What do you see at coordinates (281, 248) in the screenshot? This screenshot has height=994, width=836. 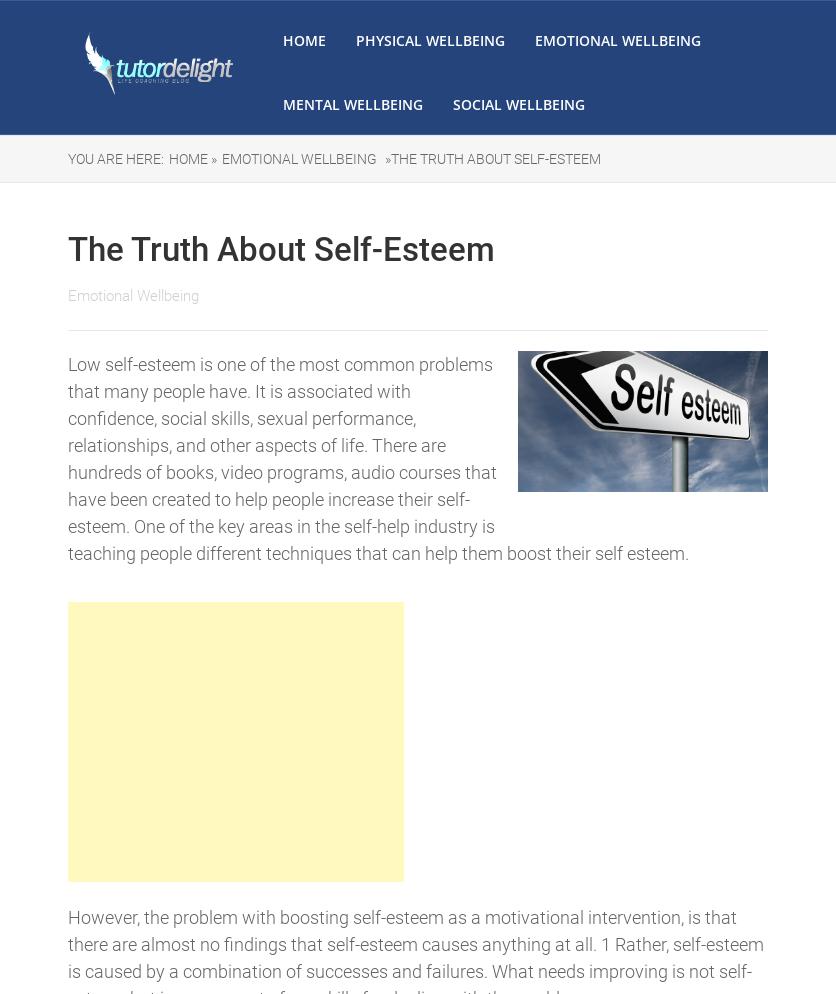 I see `'The Truth About Self-Esteem'` at bounding box center [281, 248].